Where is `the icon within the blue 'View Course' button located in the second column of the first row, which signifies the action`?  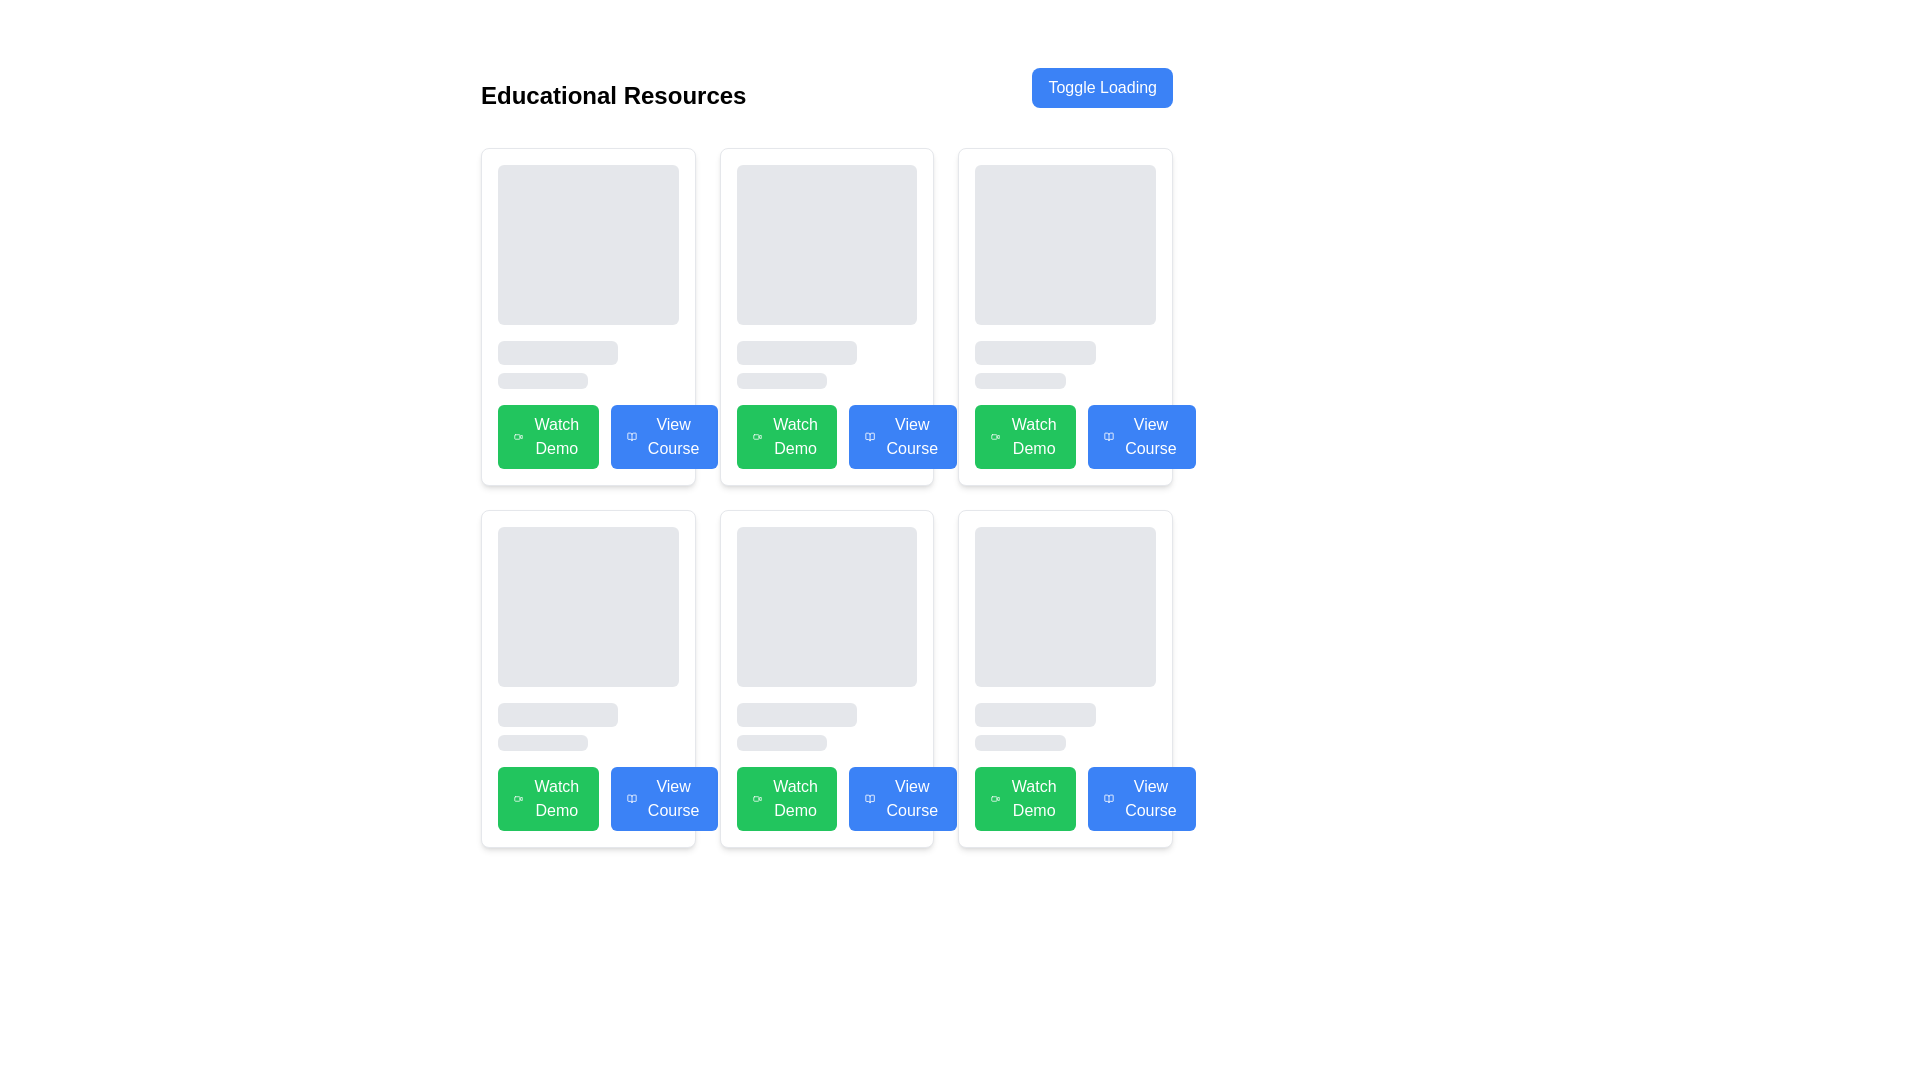
the icon within the blue 'View Course' button located in the second column of the first row, which signifies the action is located at coordinates (630, 435).